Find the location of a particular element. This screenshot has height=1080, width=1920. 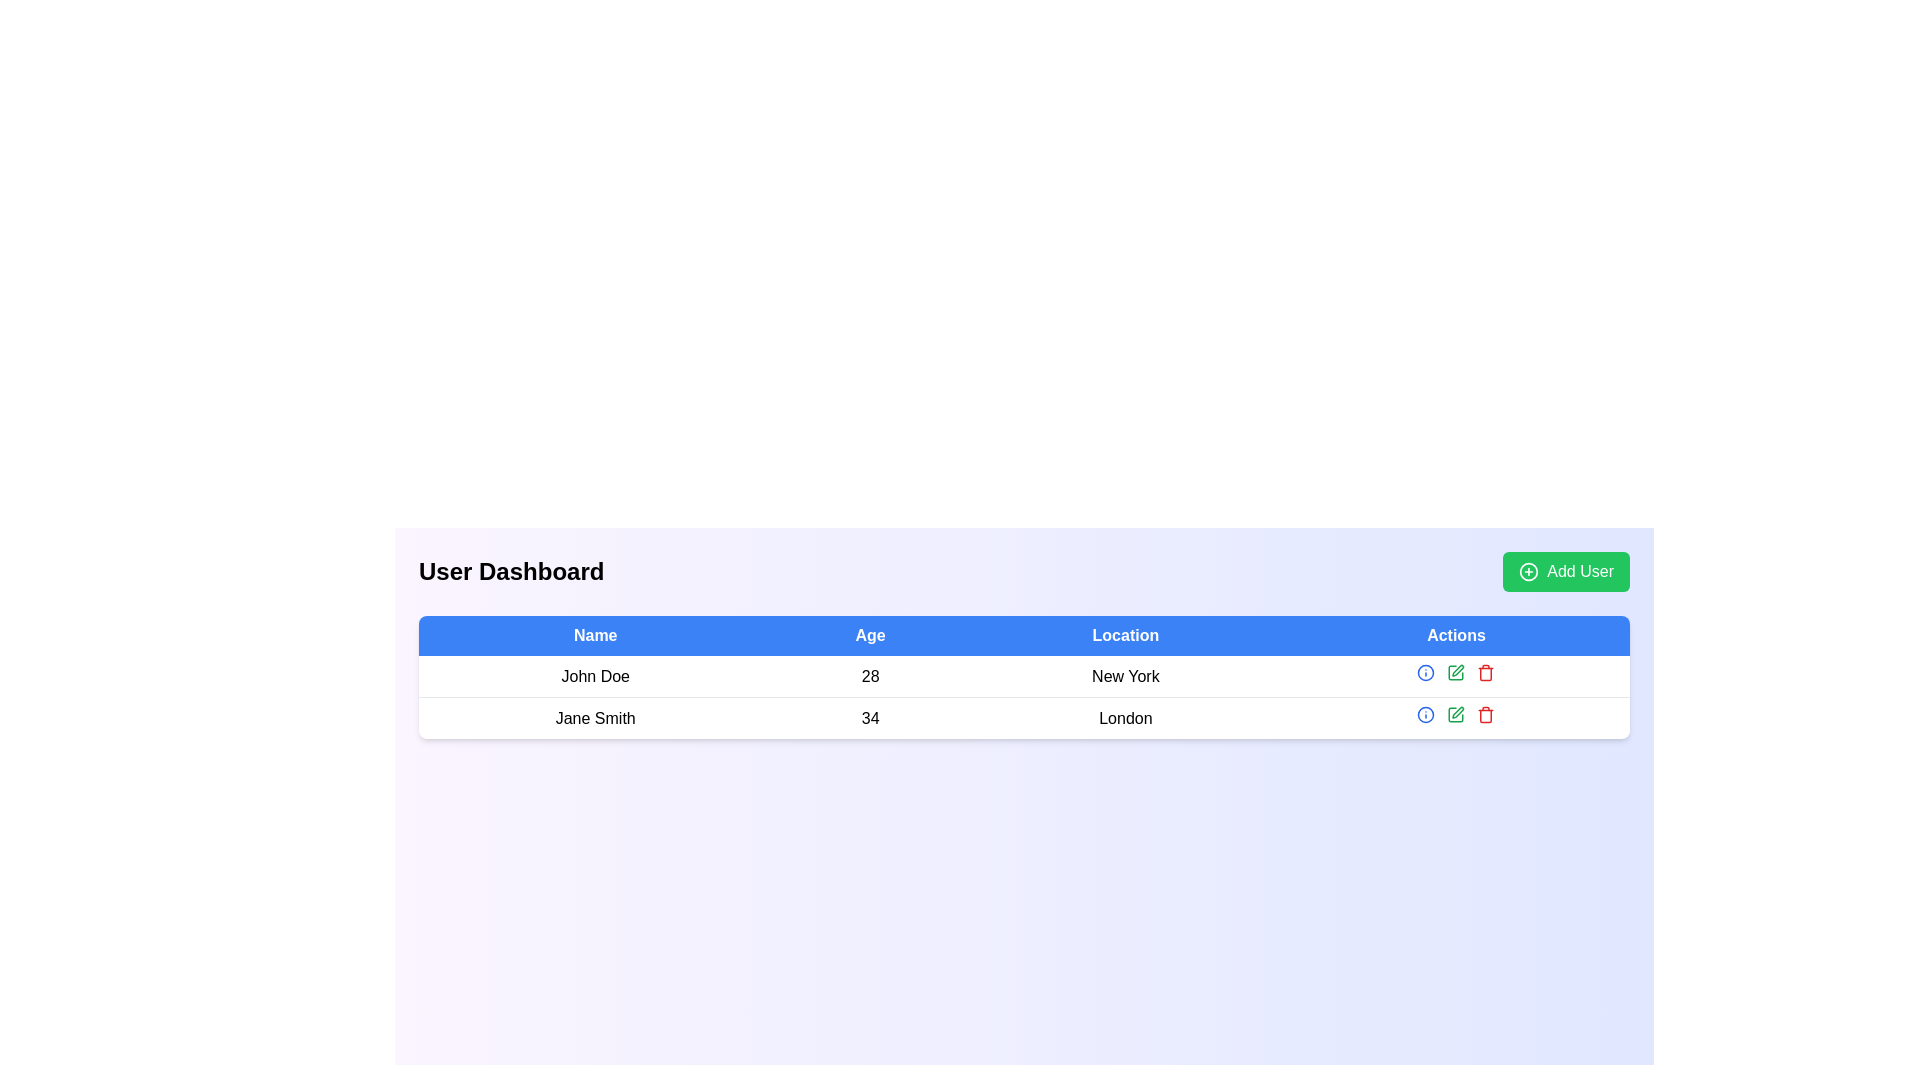

the static text element displaying '28' under the 'Age' column in the row for 'John Doe' in the user information table is located at coordinates (870, 675).